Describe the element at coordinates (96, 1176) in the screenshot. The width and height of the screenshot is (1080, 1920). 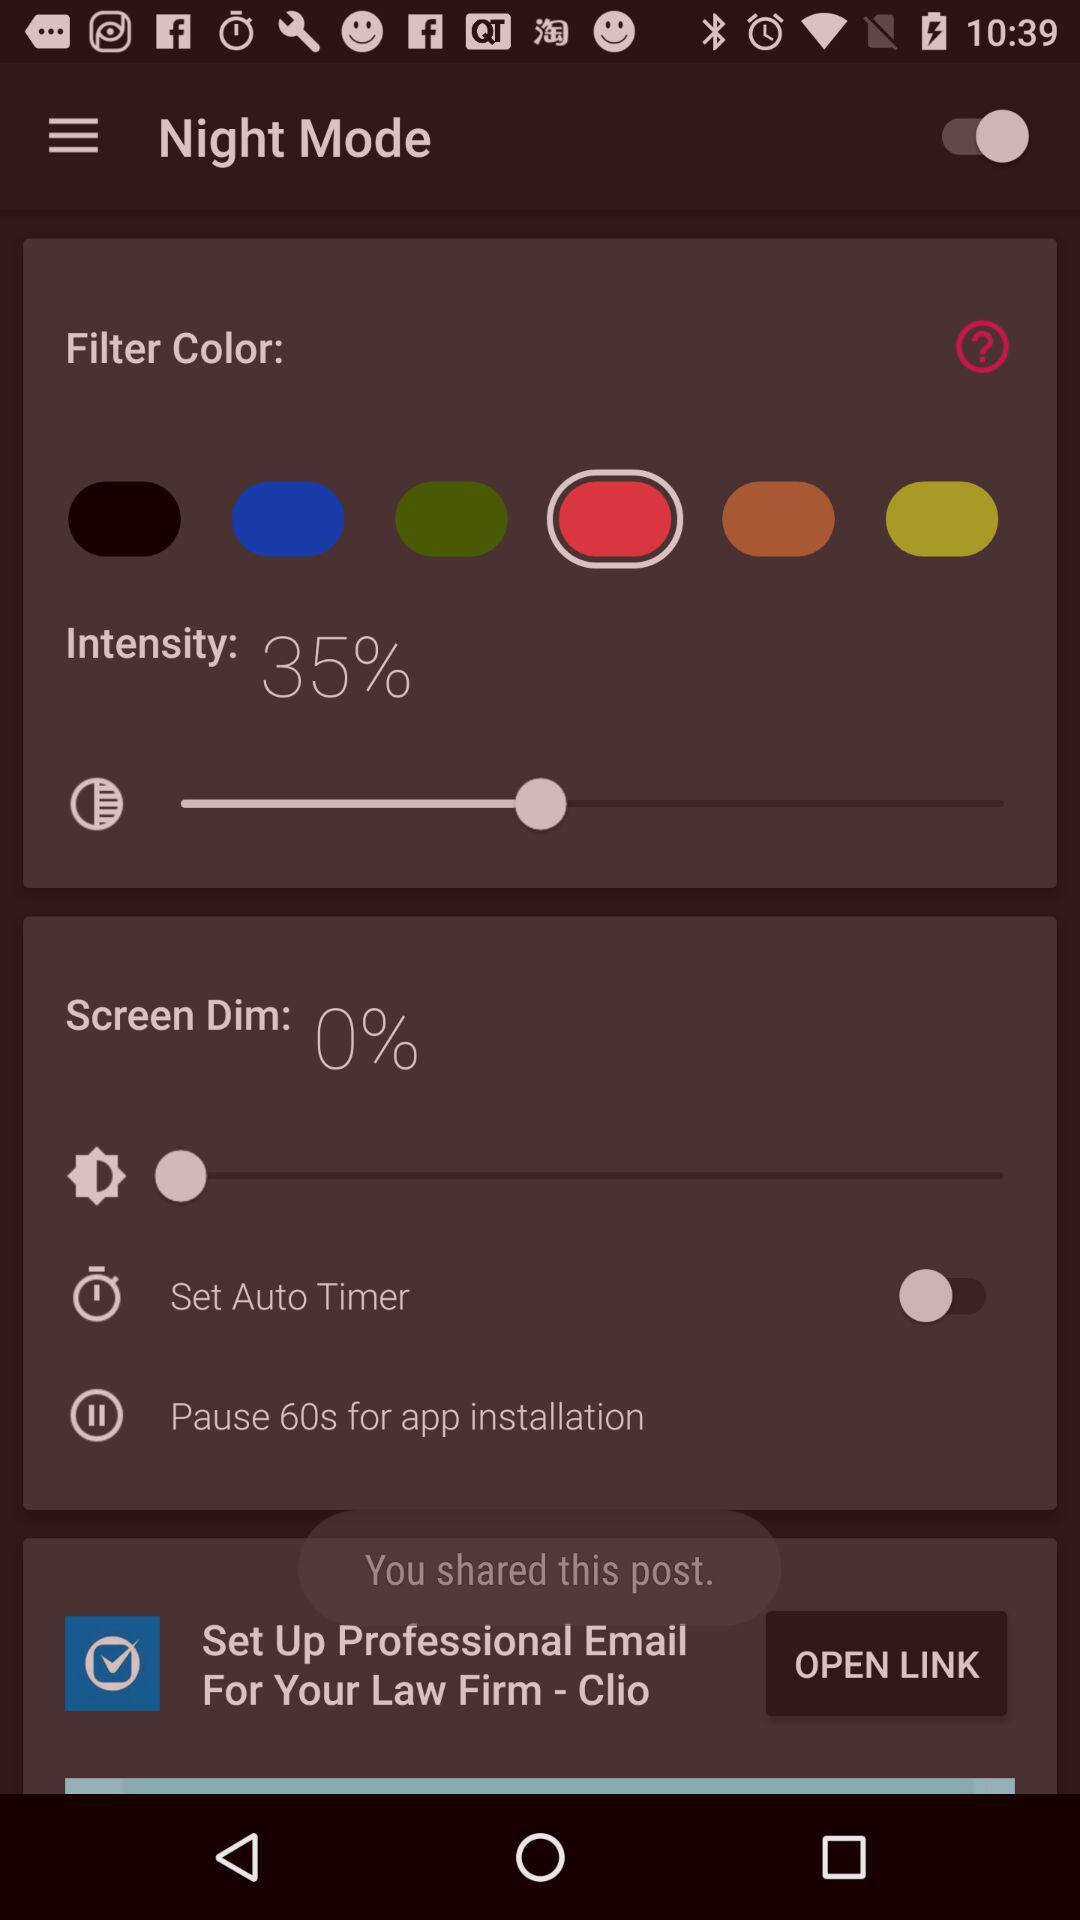
I see `the first icon below the text screen dim` at that location.